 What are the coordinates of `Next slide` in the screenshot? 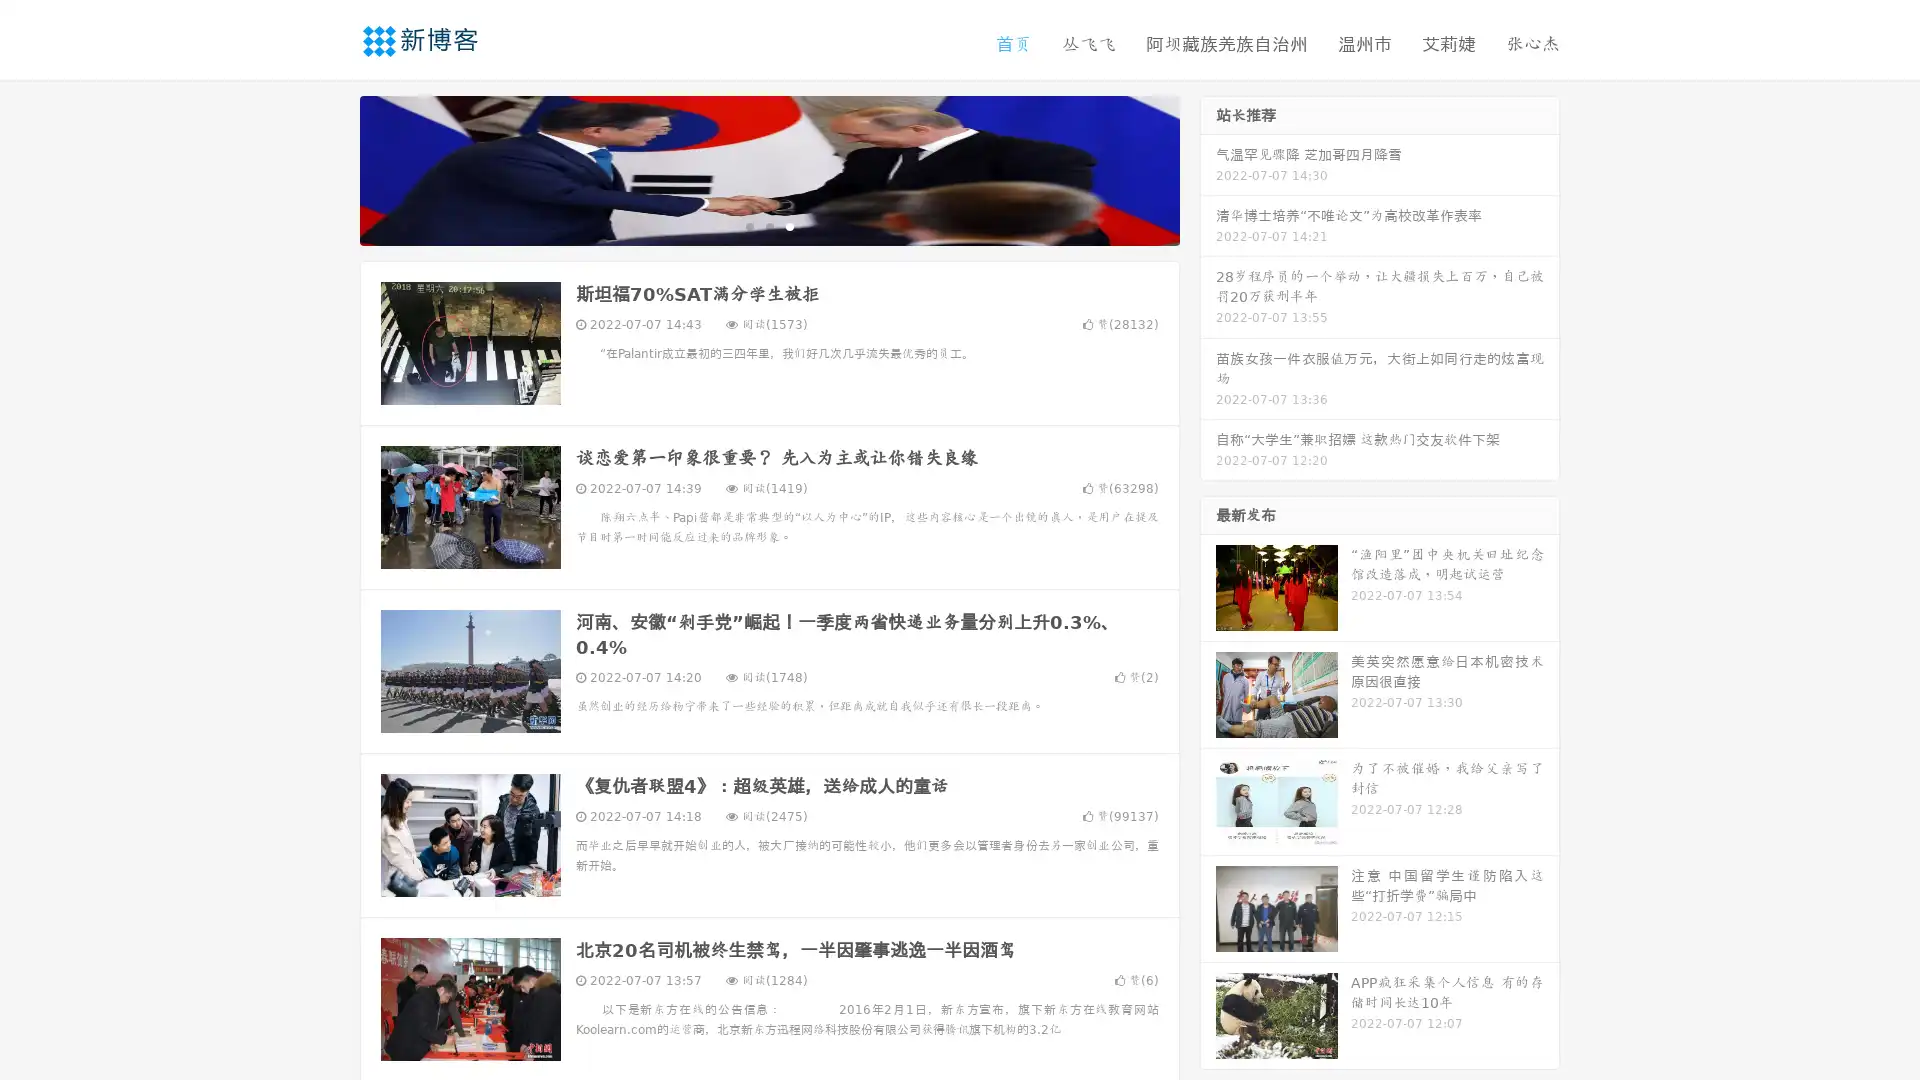 It's located at (1208, 168).